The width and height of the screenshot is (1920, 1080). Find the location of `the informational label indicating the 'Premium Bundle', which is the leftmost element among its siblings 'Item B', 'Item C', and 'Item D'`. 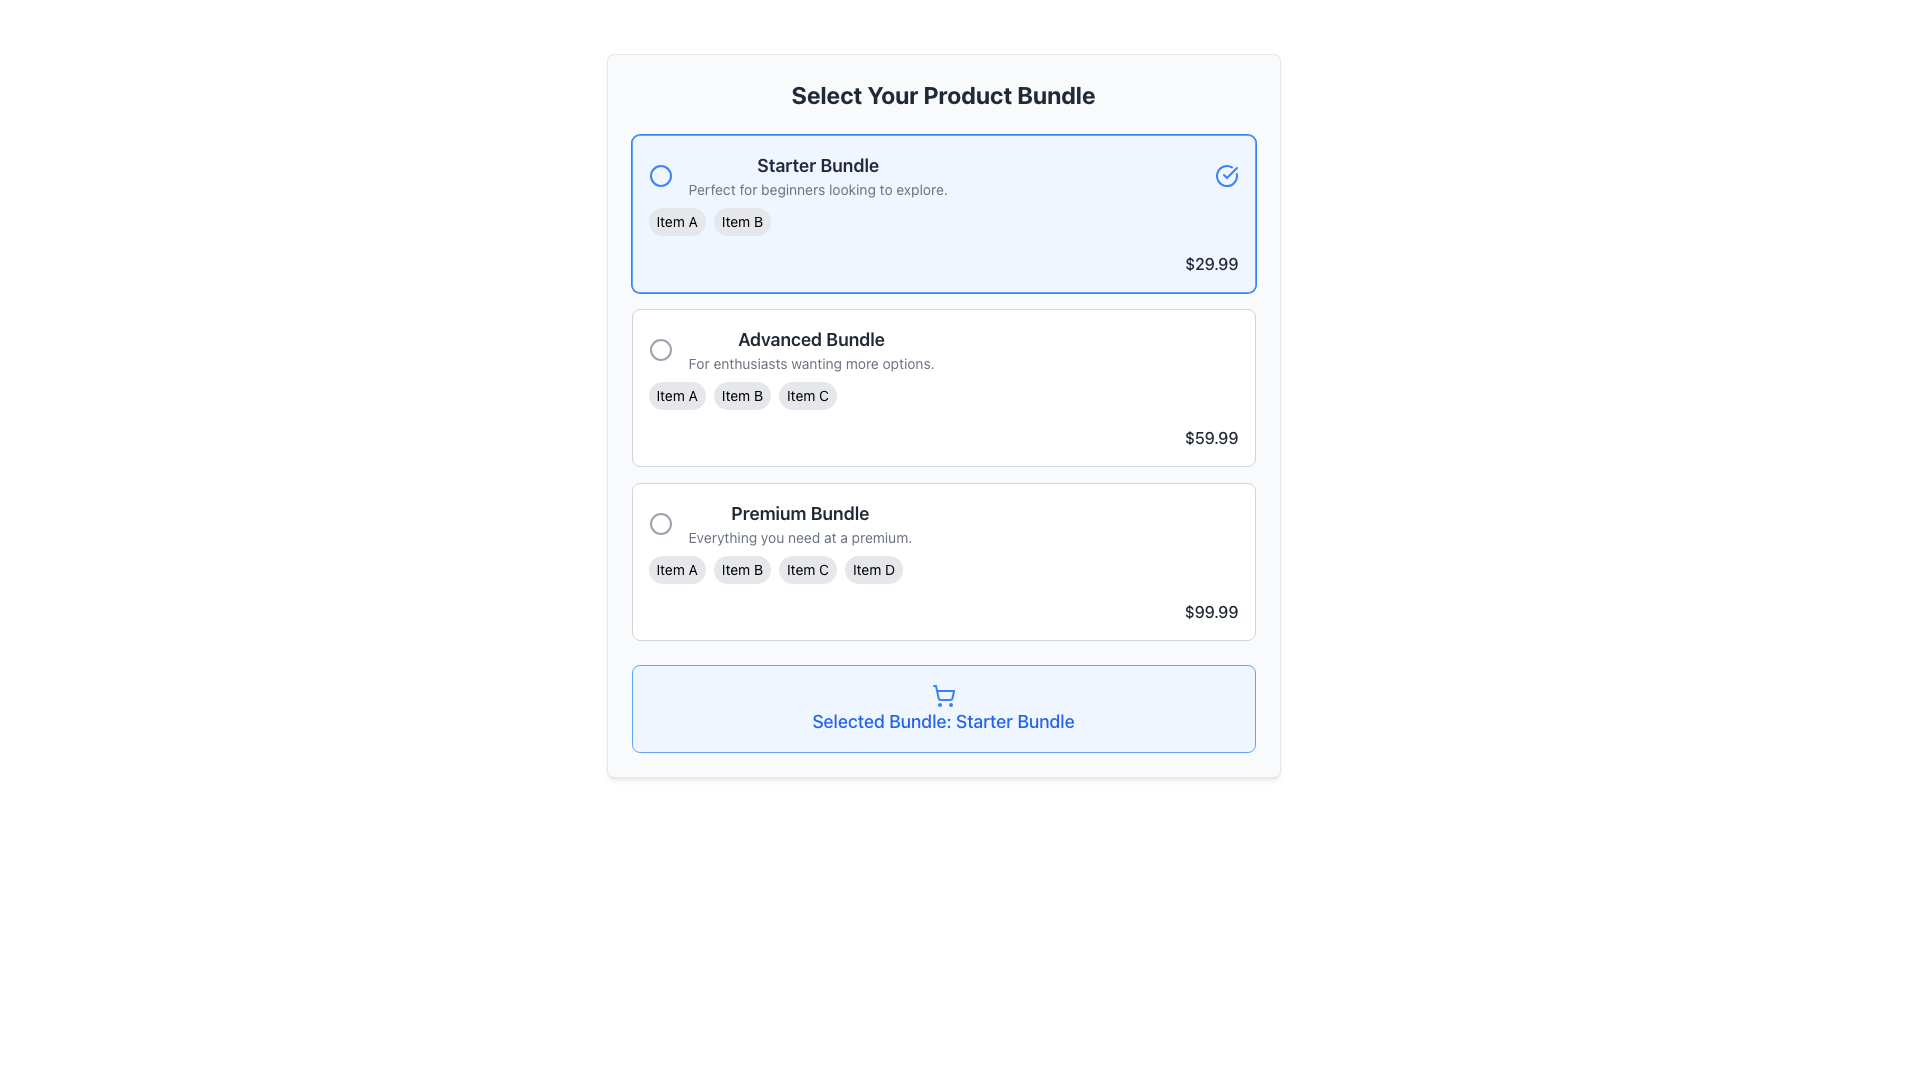

the informational label indicating the 'Premium Bundle', which is the leftmost element among its siblings 'Item B', 'Item C', and 'Item D' is located at coordinates (677, 570).